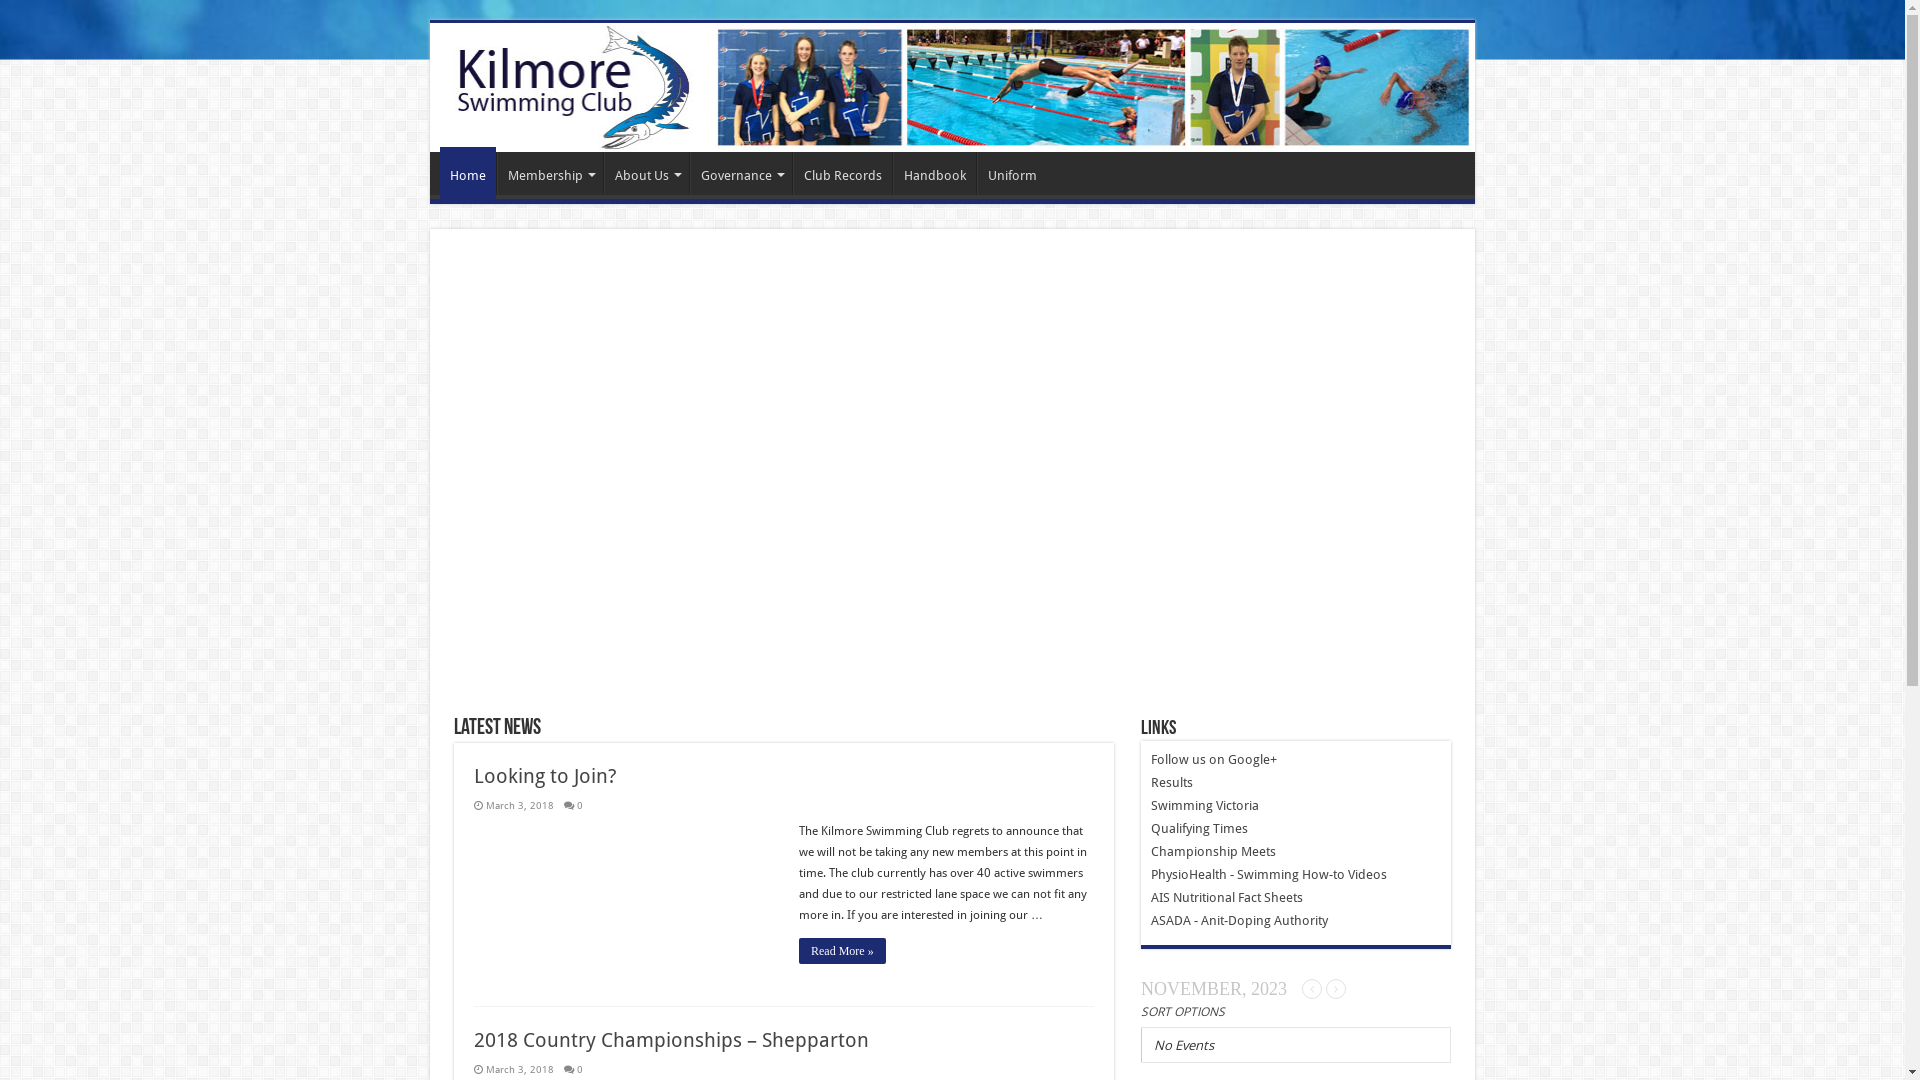 Image resolution: width=1920 pixels, height=1080 pixels. What do you see at coordinates (791, 172) in the screenshot?
I see `'Club Records'` at bounding box center [791, 172].